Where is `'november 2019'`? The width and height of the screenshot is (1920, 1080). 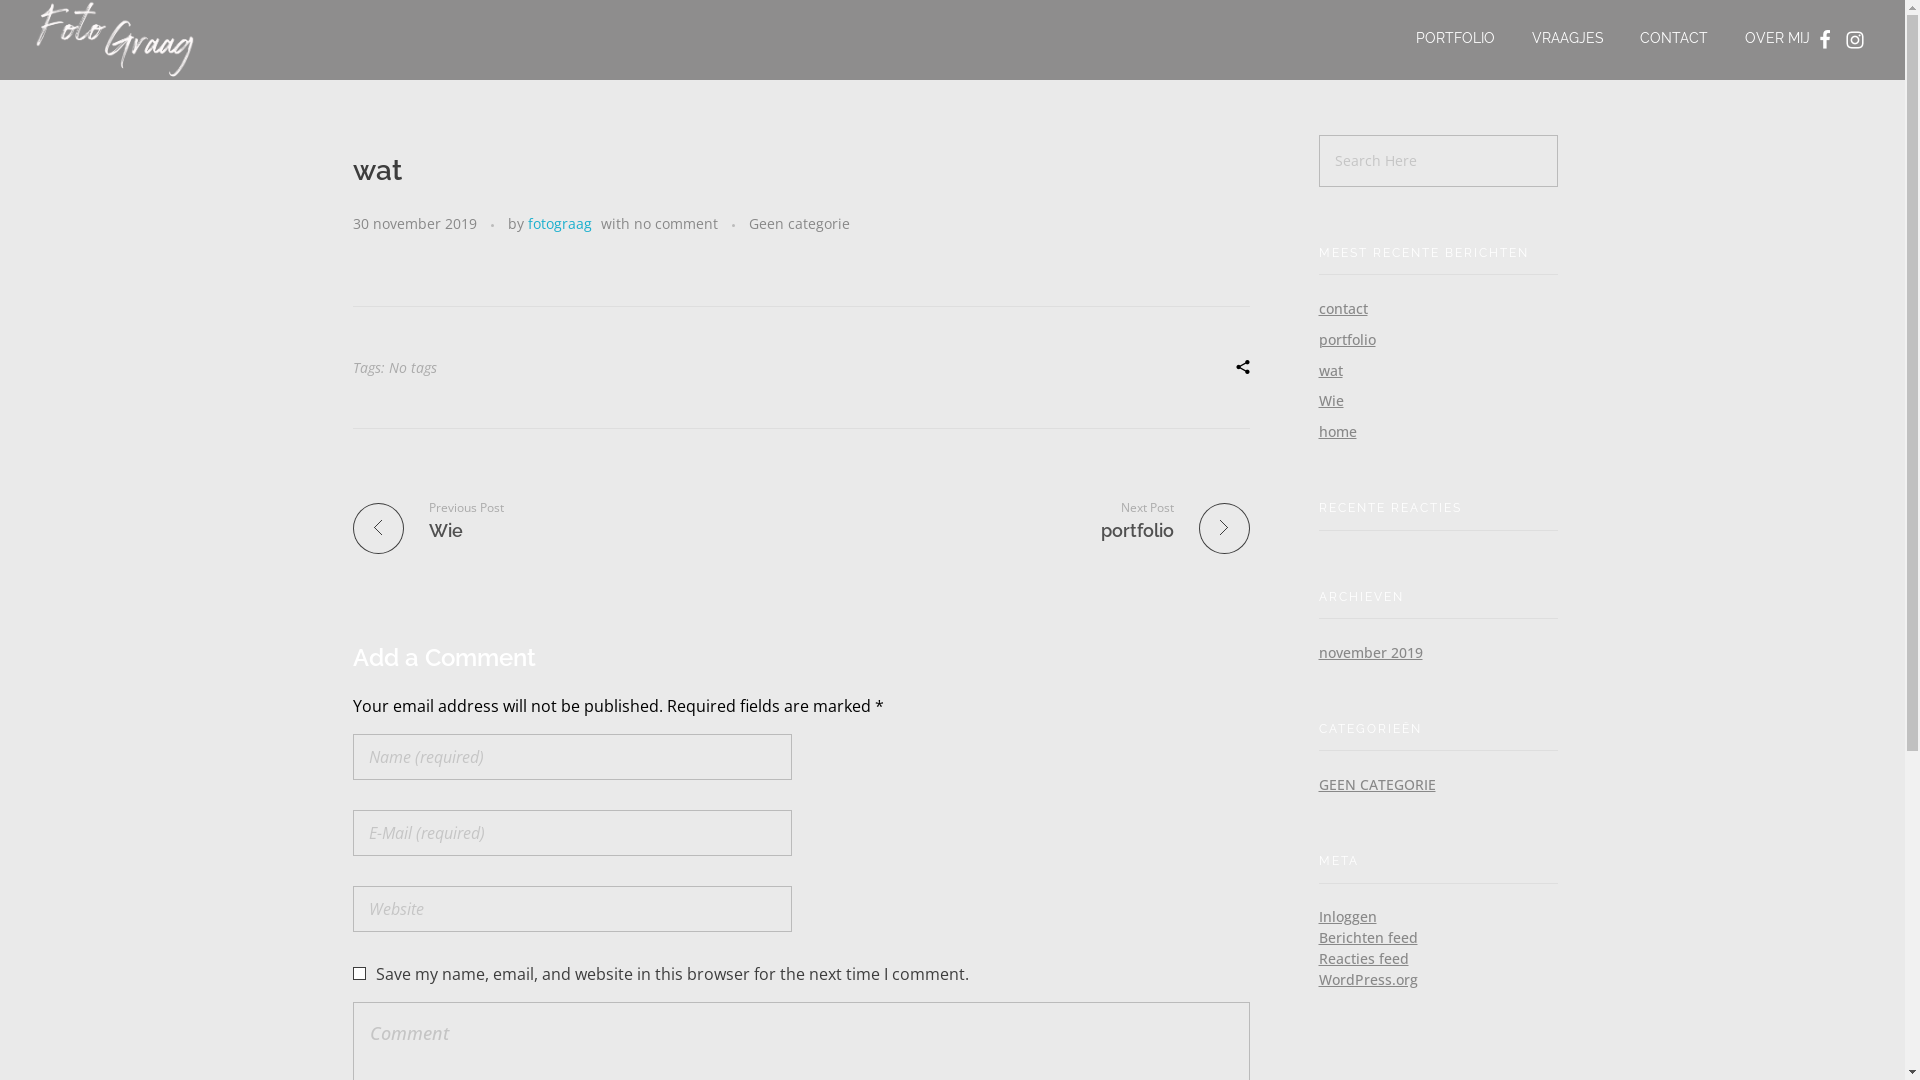 'november 2019' is located at coordinates (1368, 652).